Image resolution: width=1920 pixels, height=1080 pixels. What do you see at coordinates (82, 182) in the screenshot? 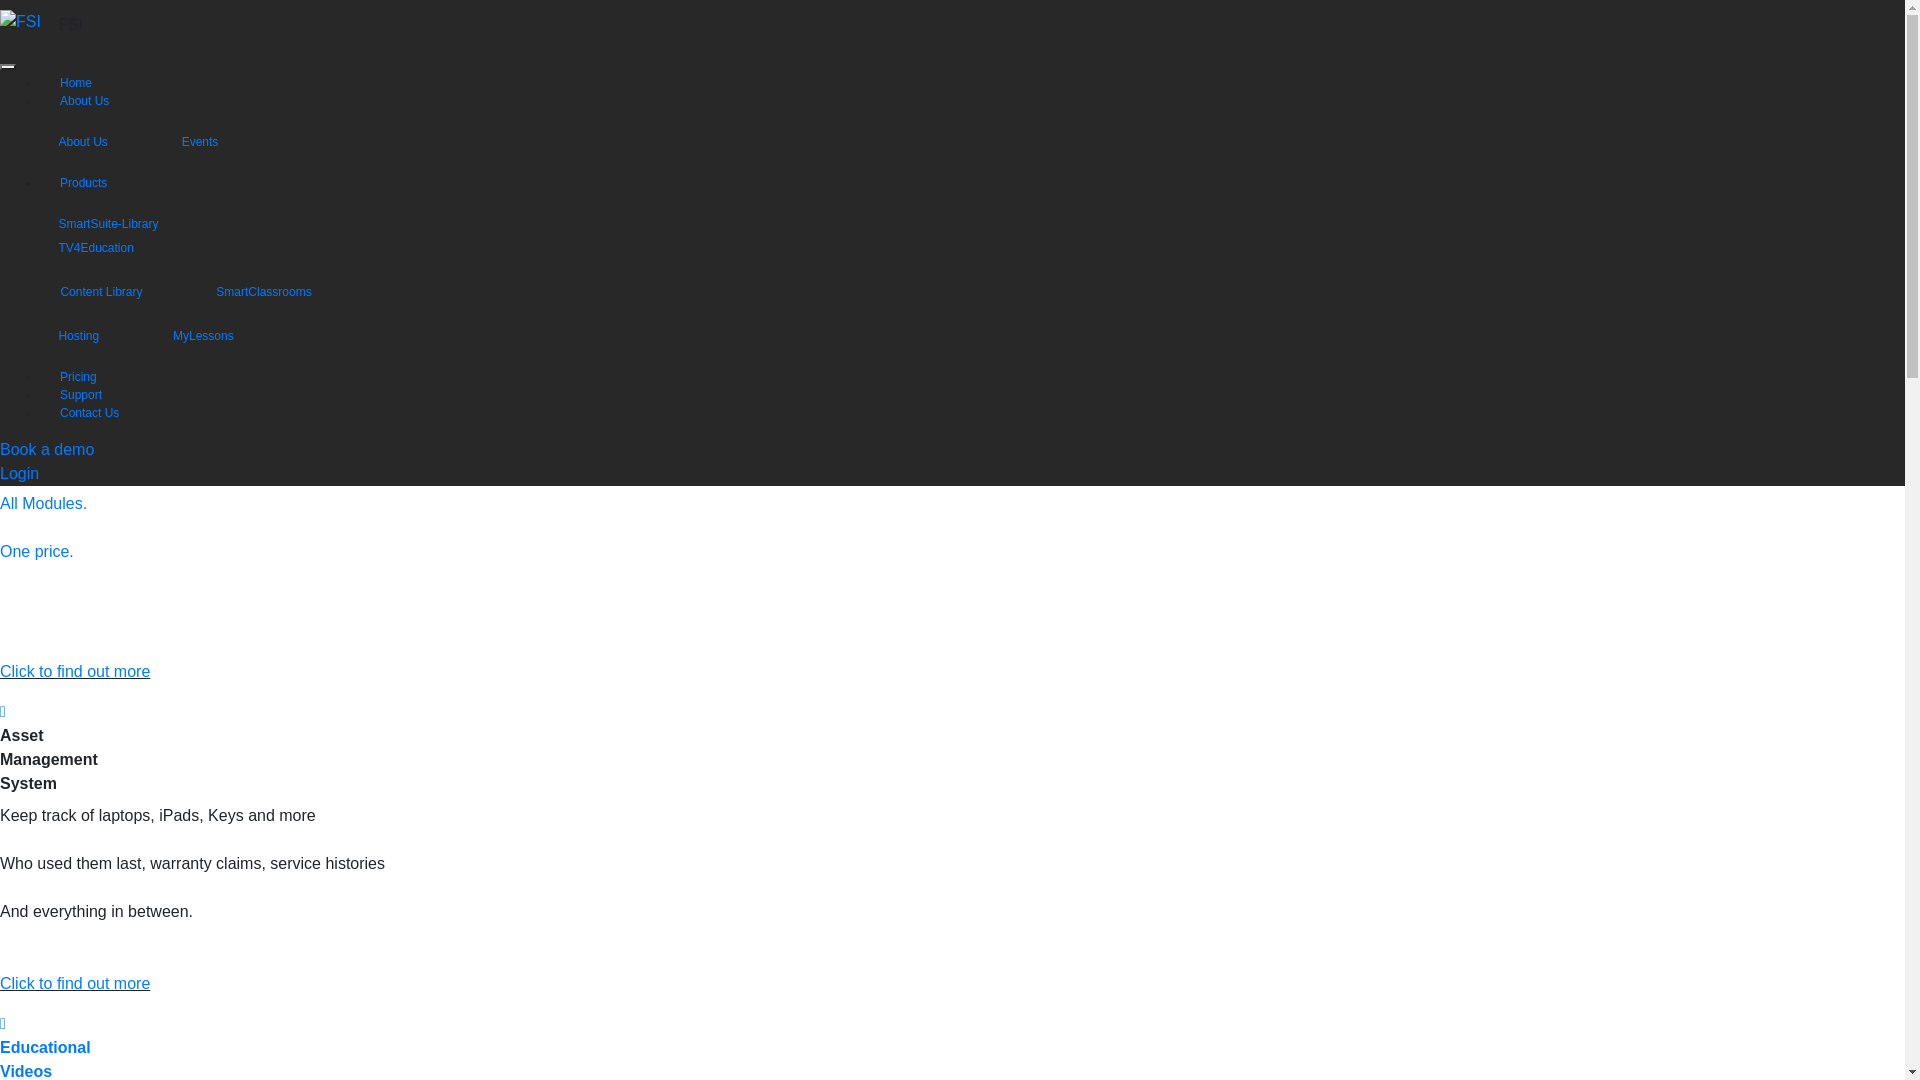
I see `'Products'` at bounding box center [82, 182].